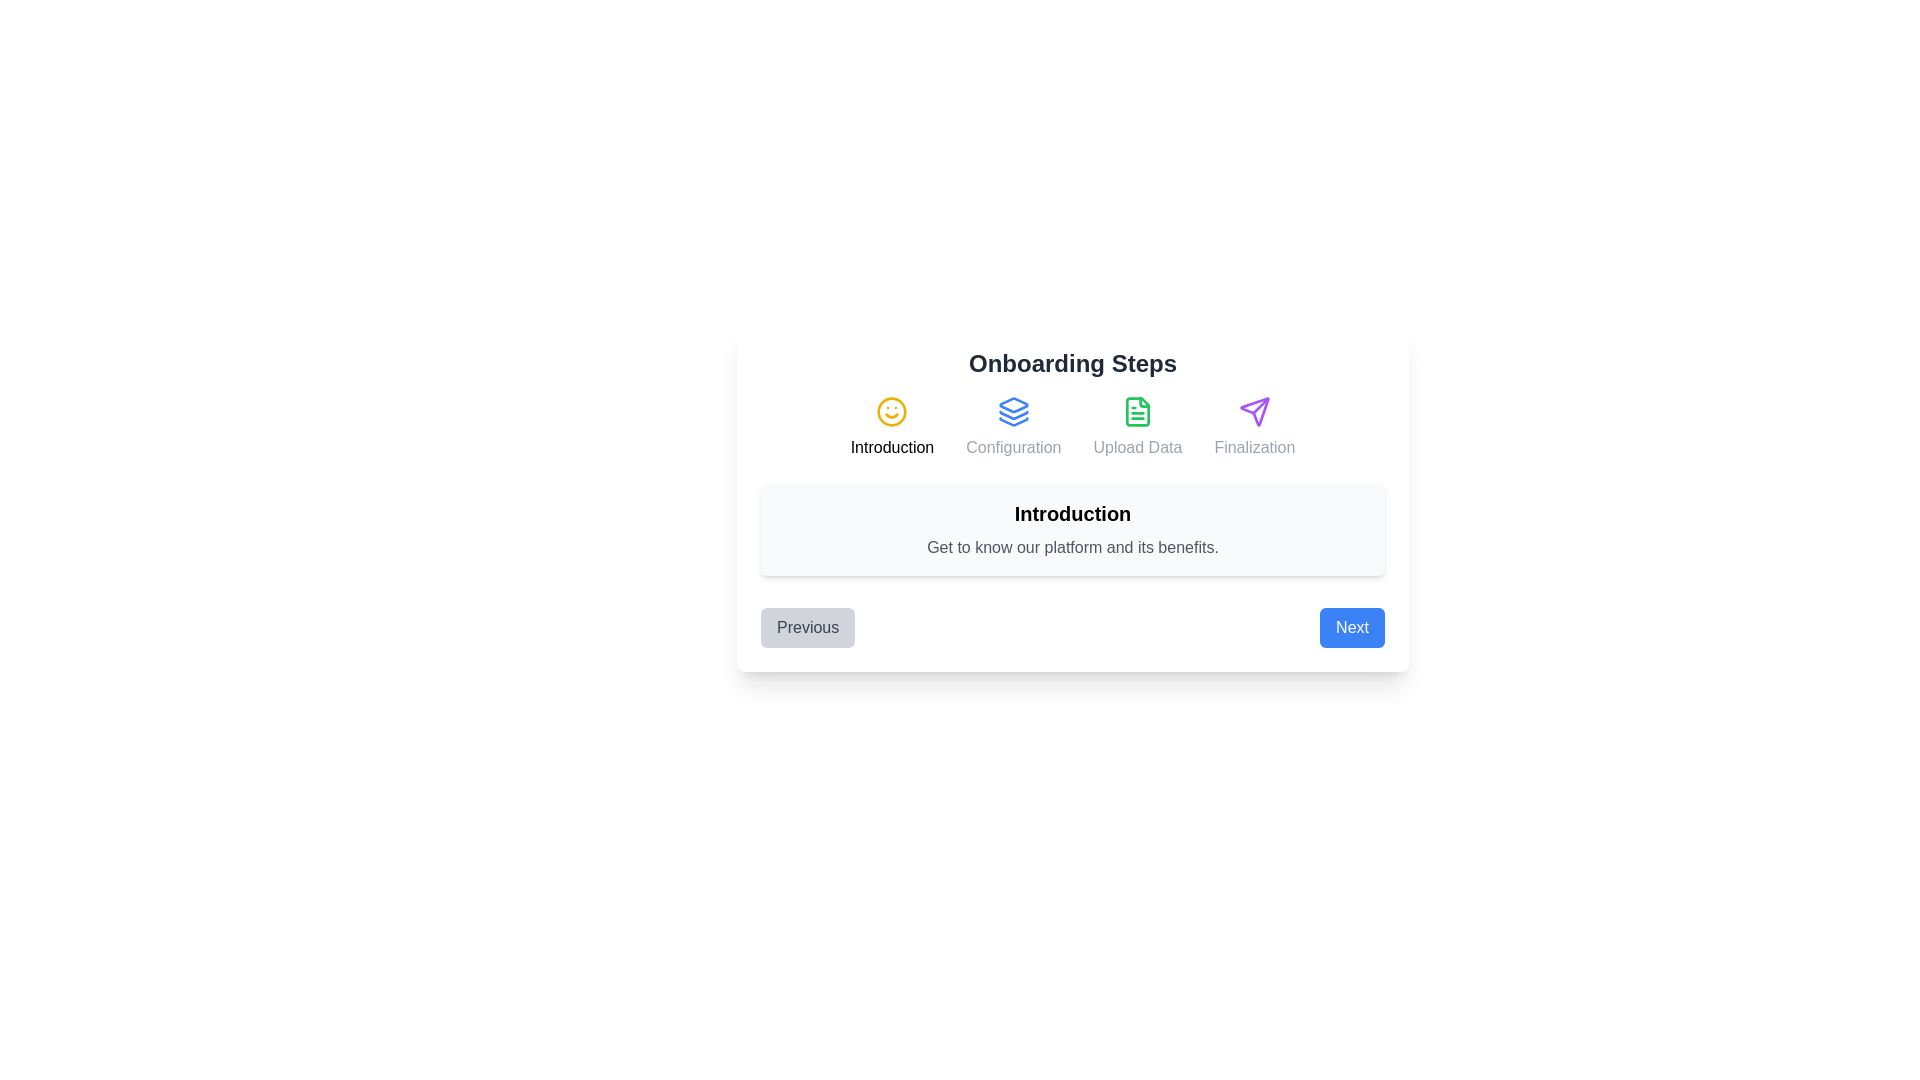 The image size is (1920, 1080). Describe the element at coordinates (1137, 411) in the screenshot. I see `the green icon resembling a file with text lines inside, associated with the text 'Upload Data', located in the top-center section of the interface` at that location.